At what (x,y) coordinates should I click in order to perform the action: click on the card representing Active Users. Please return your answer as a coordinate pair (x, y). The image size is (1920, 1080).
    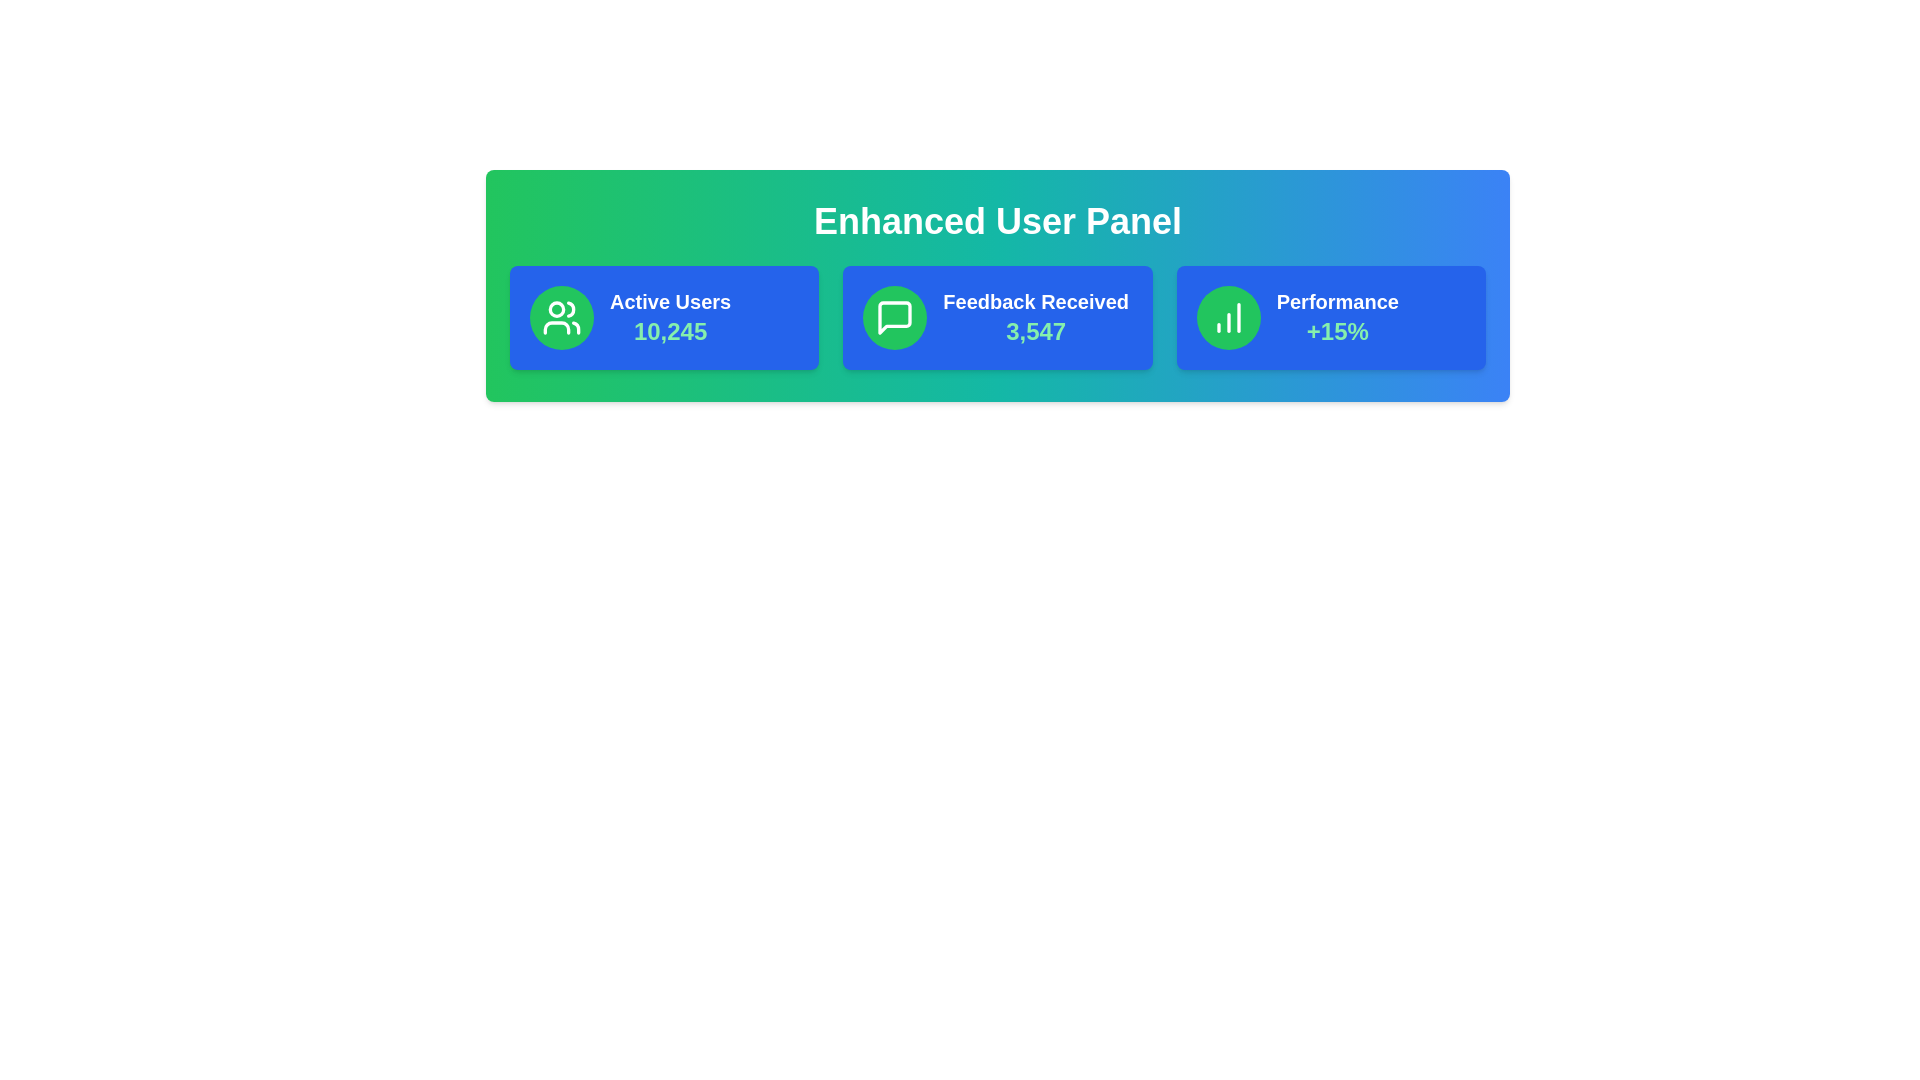
    Looking at the image, I should click on (664, 316).